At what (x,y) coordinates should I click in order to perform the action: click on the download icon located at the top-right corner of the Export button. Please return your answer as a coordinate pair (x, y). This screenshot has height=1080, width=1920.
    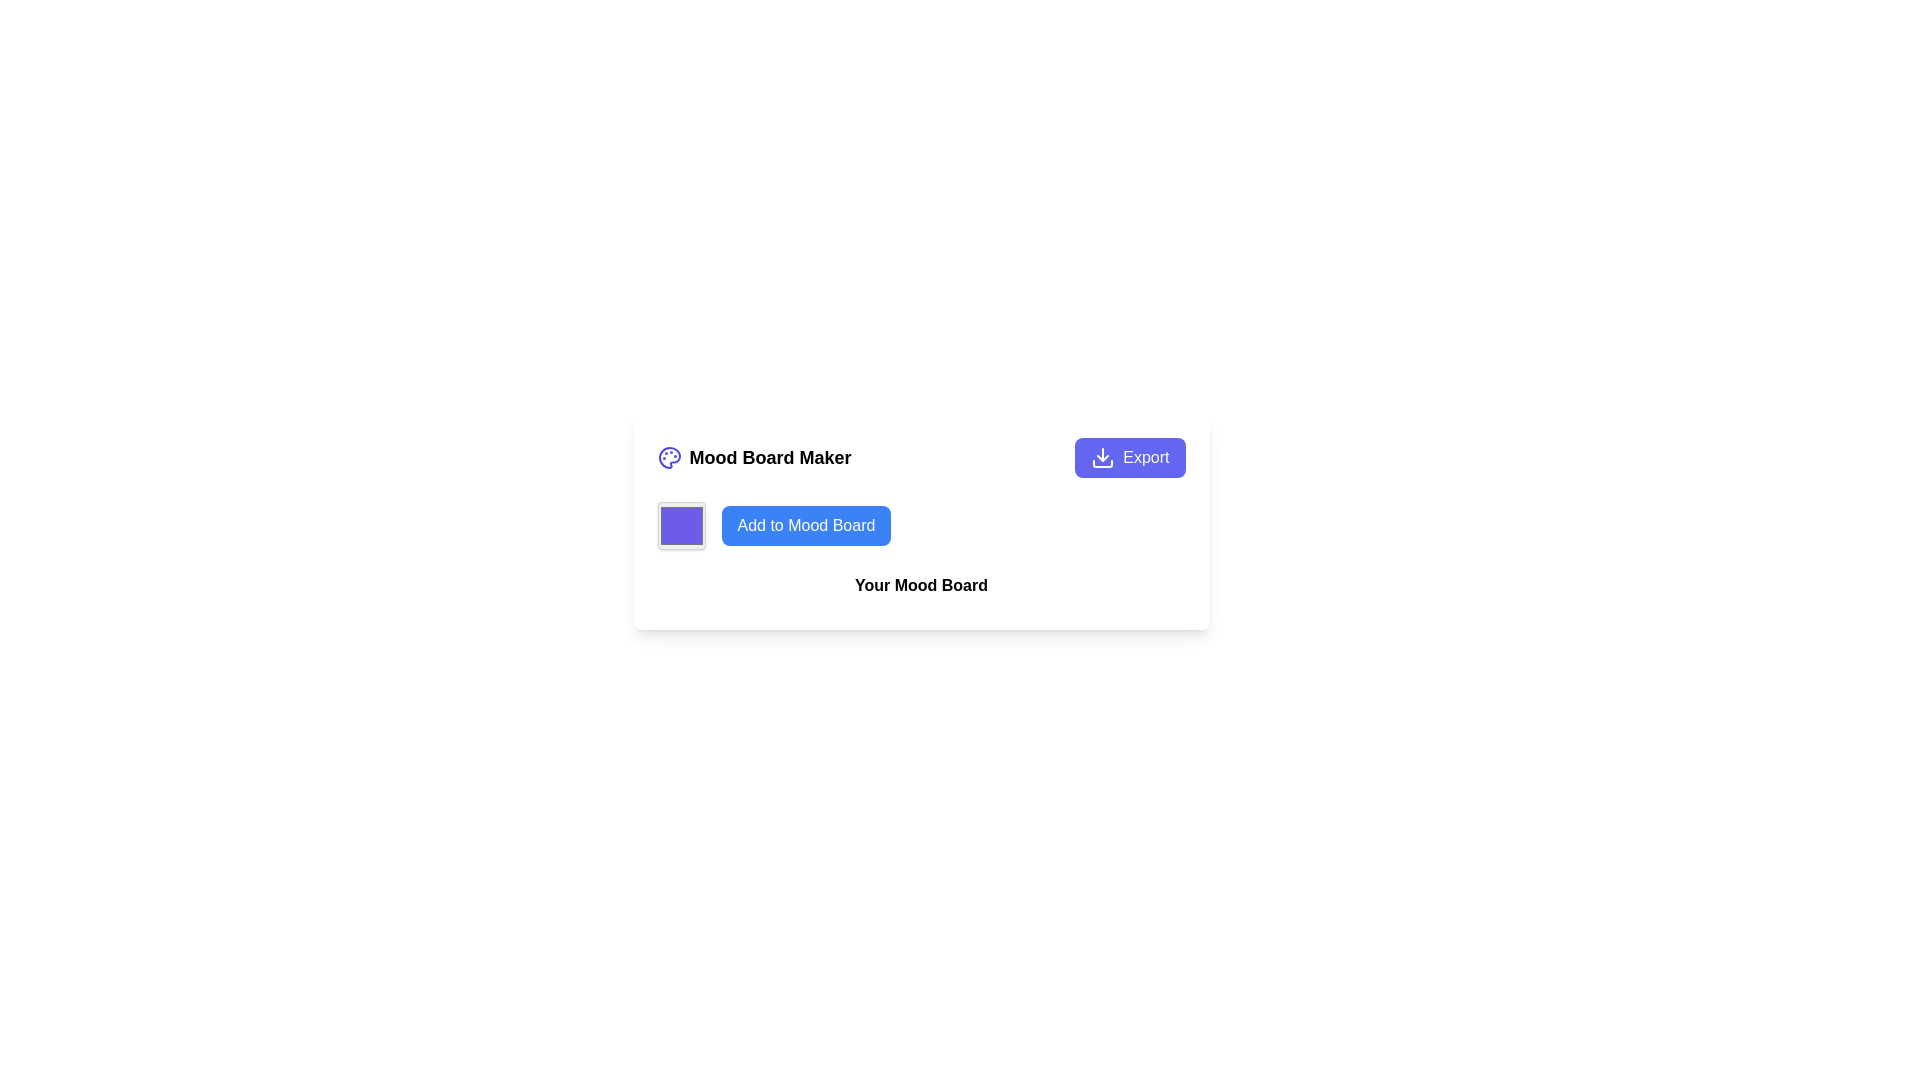
    Looking at the image, I should click on (1102, 458).